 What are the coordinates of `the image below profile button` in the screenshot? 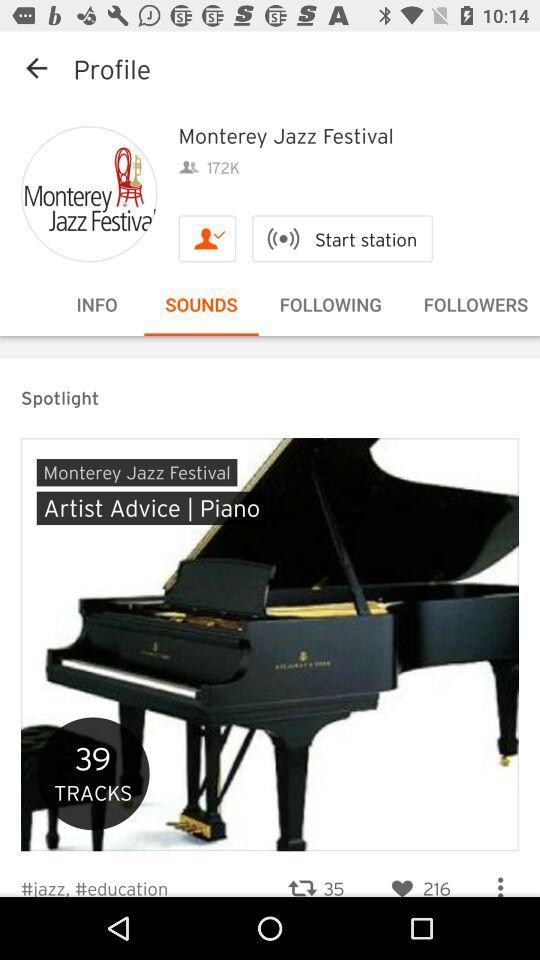 It's located at (88, 194).